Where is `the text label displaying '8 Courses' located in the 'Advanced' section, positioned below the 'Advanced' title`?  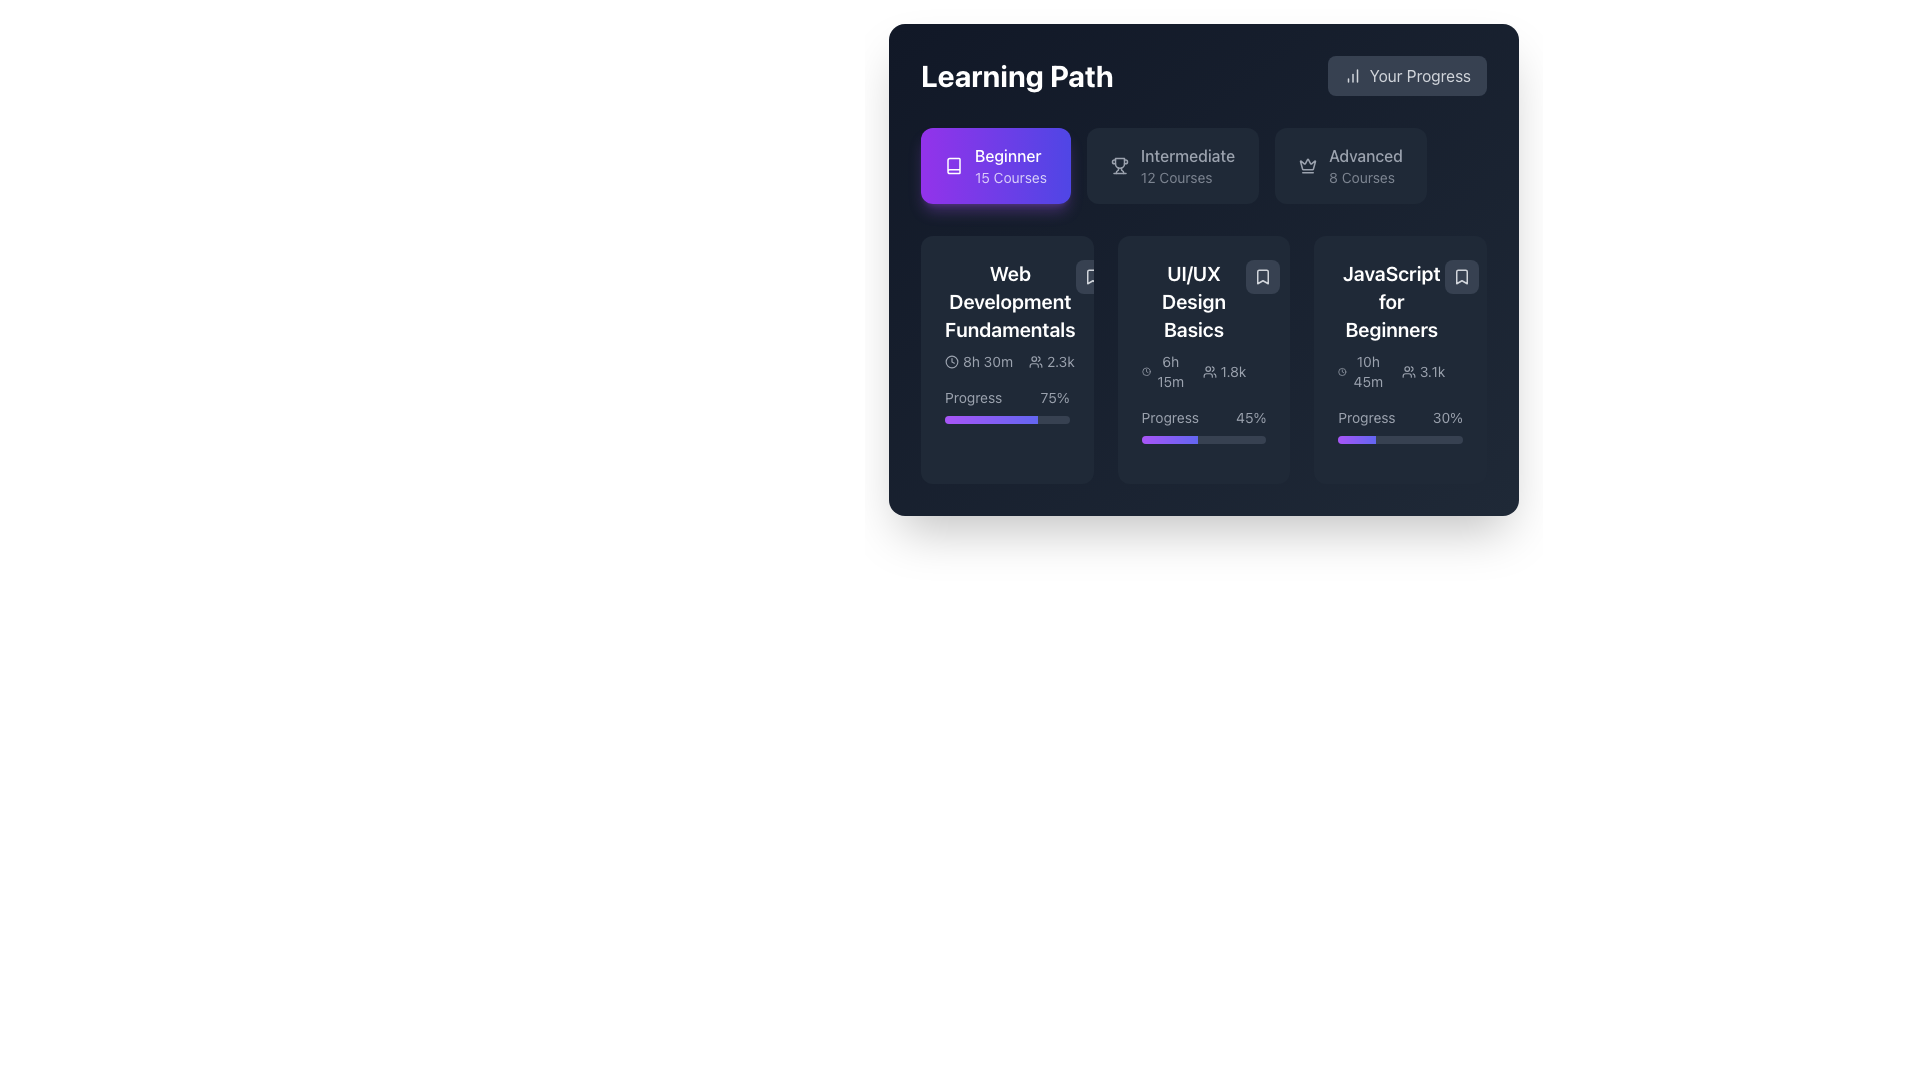 the text label displaying '8 Courses' located in the 'Advanced' section, positioned below the 'Advanced' title is located at coordinates (1365, 176).